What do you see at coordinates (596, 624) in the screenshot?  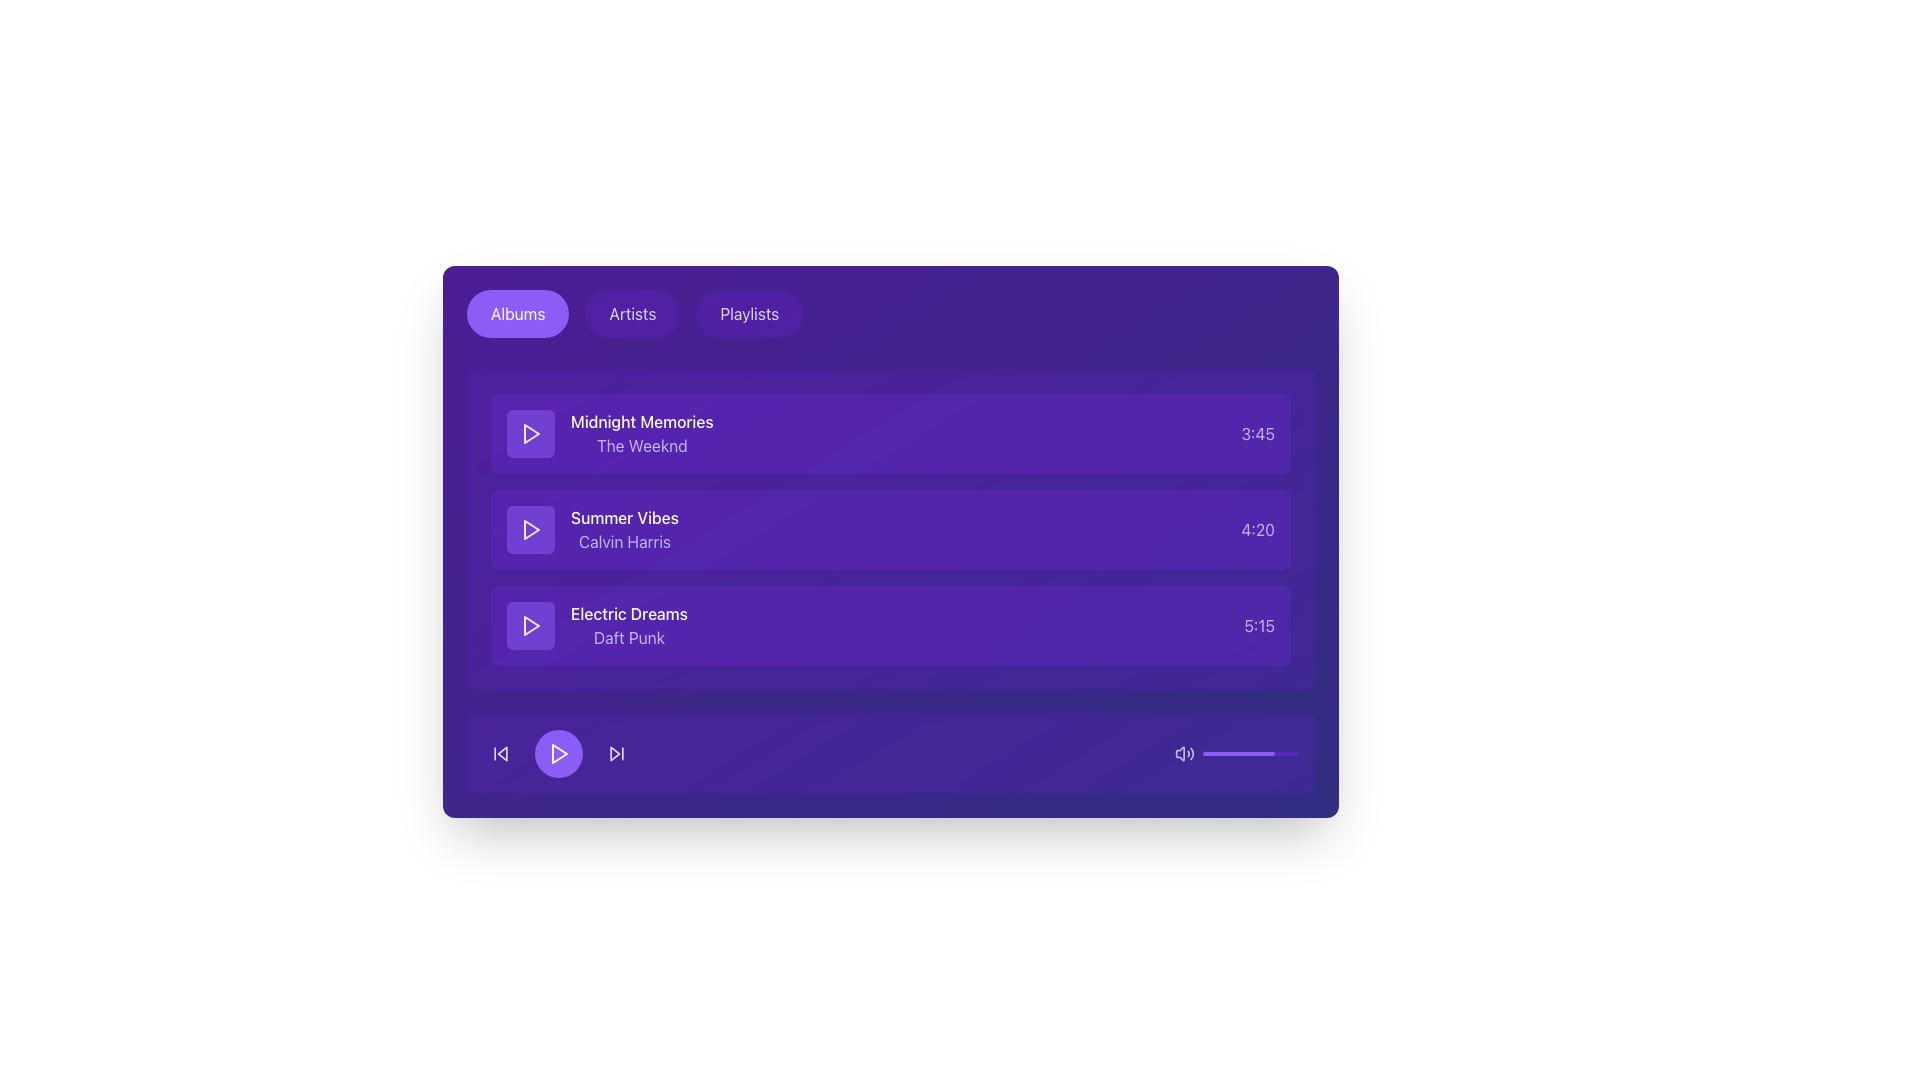 I see `the third song item` at bounding box center [596, 624].